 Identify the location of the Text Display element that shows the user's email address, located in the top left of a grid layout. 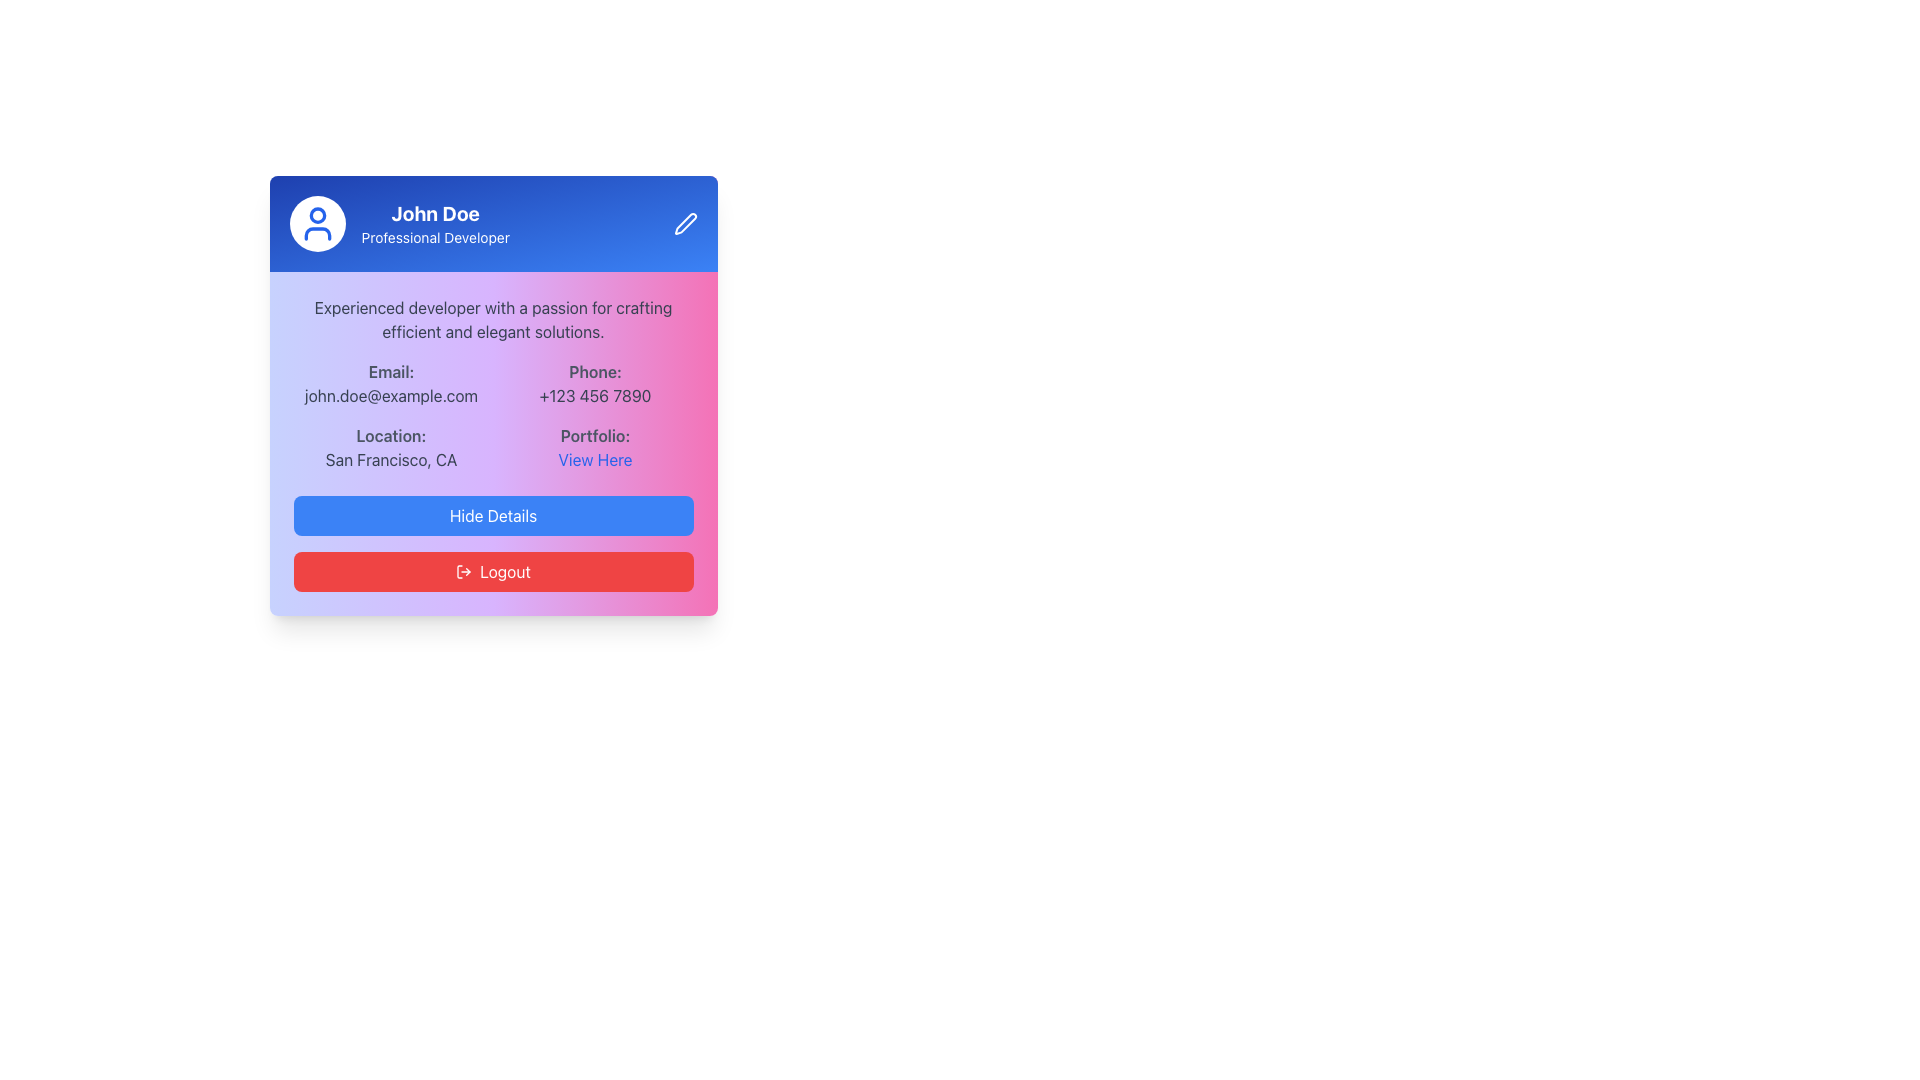
(391, 384).